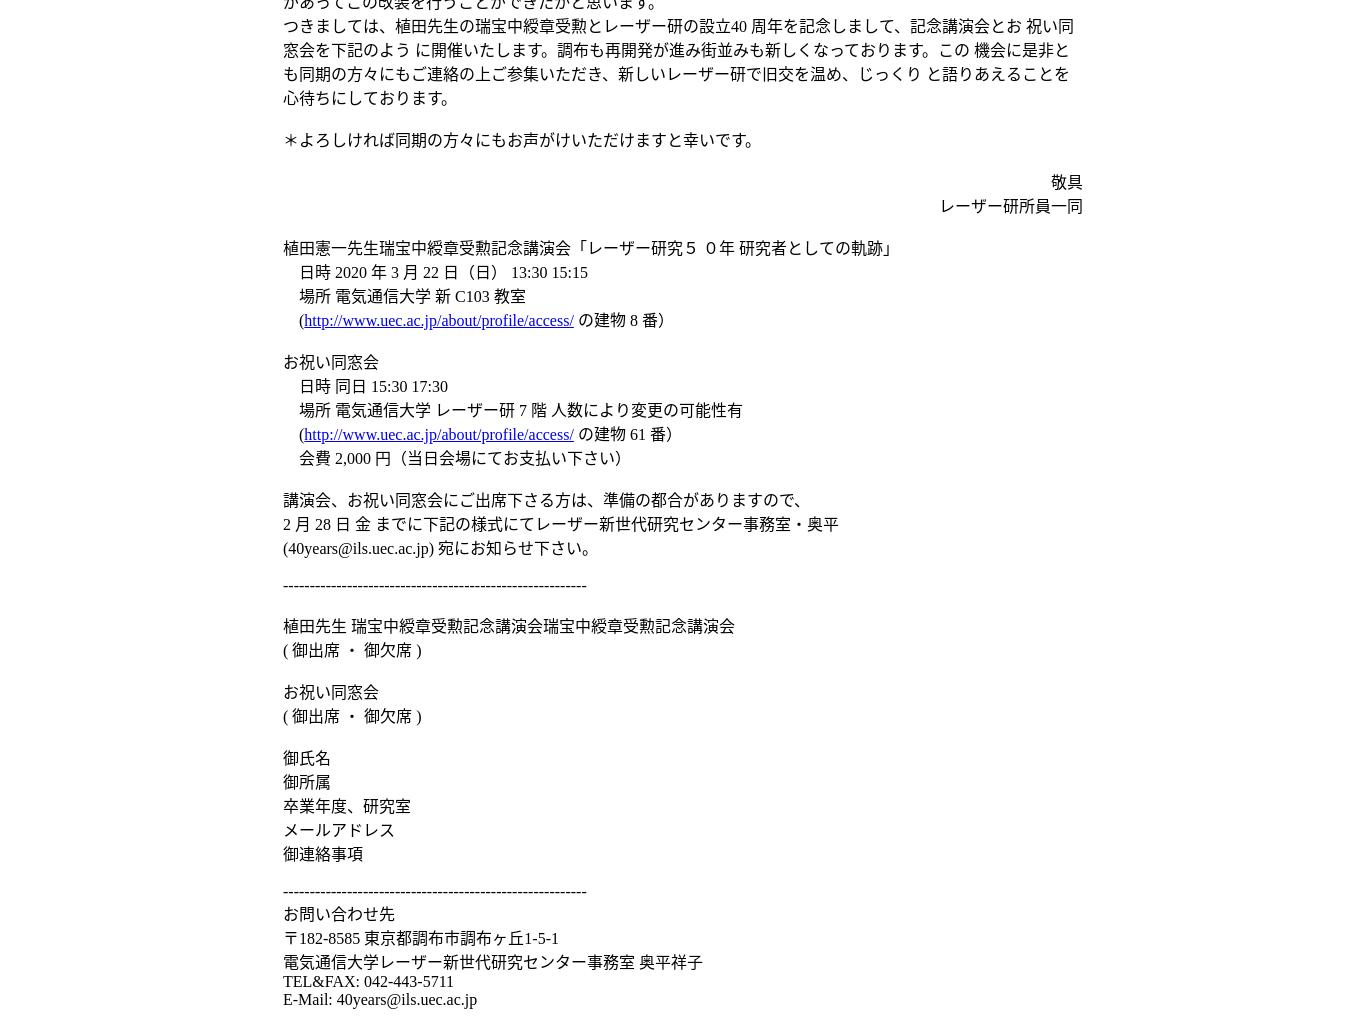  Describe the element at coordinates (363, 386) in the screenshot. I see `'日時 同日 15:30 17:30'` at that location.